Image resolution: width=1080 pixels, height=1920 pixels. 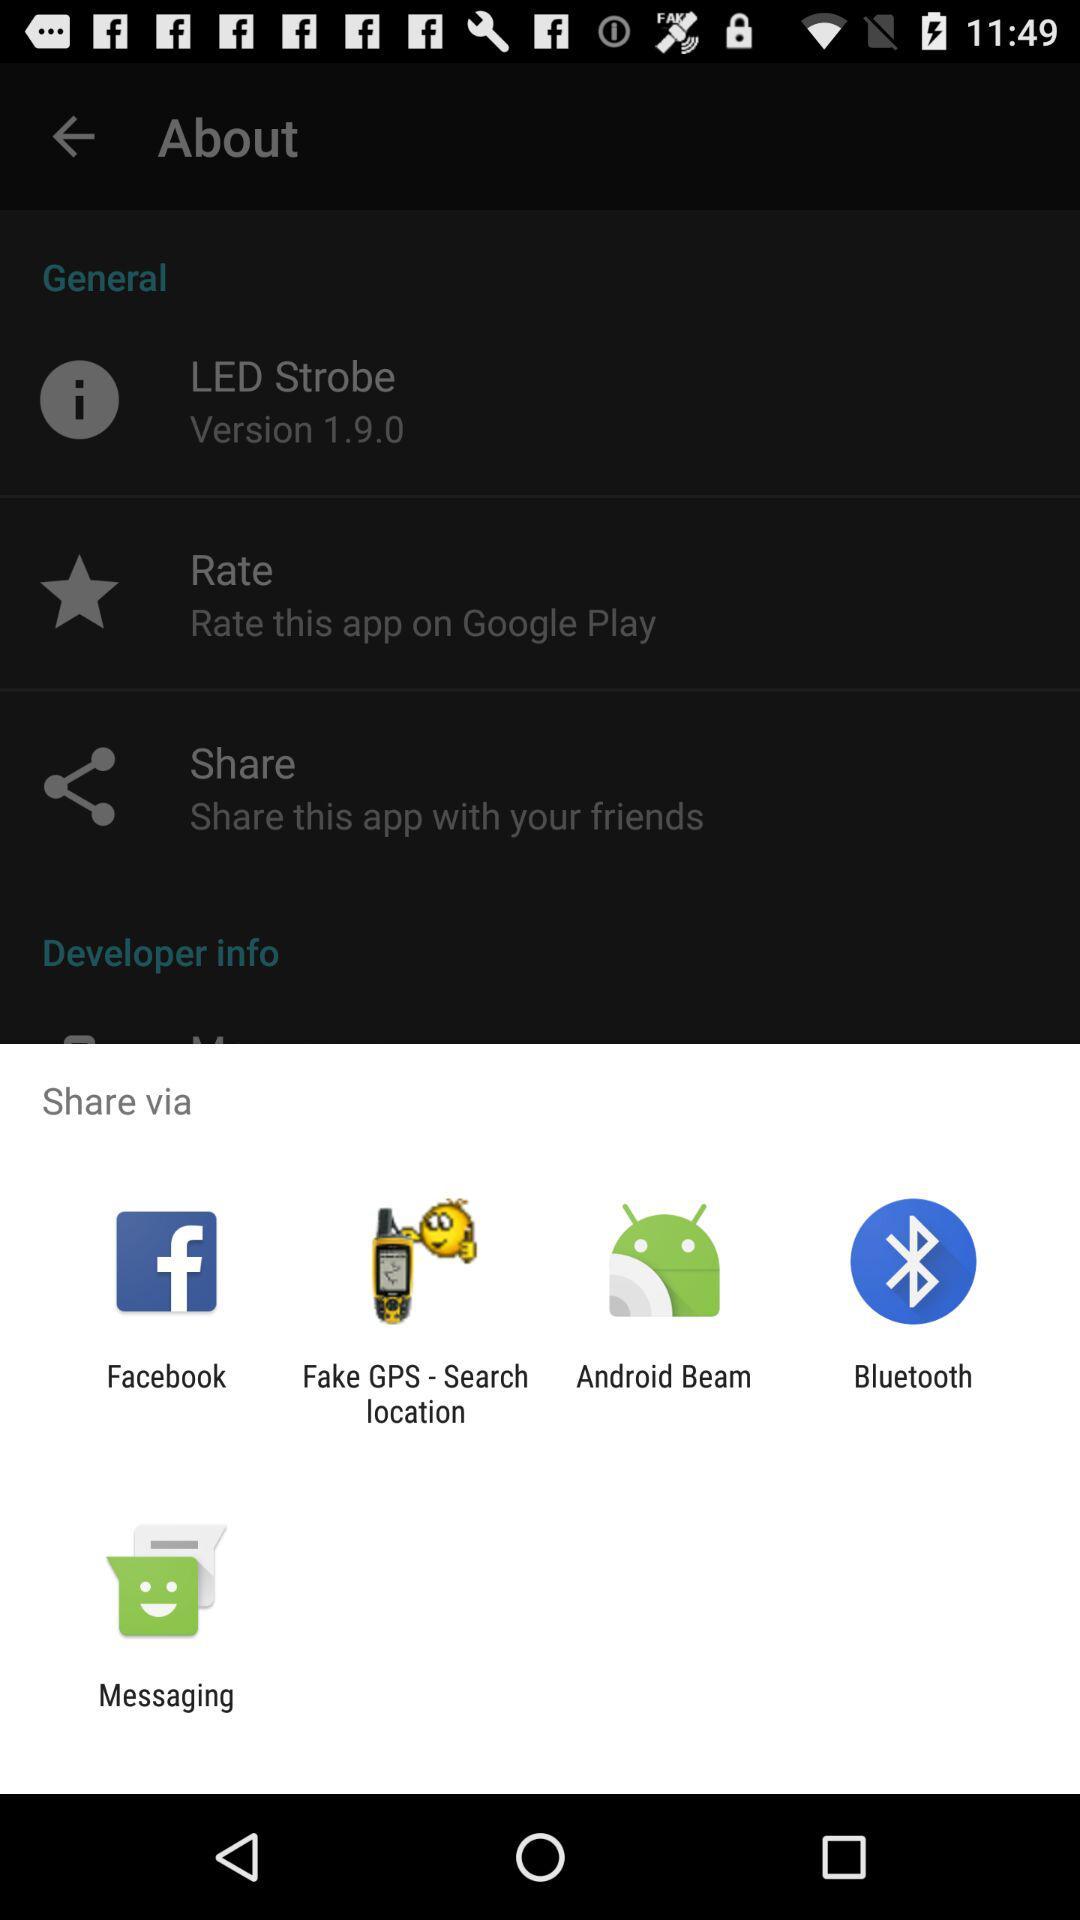 What do you see at coordinates (664, 1392) in the screenshot?
I see `the icon next to the fake gps search app` at bounding box center [664, 1392].